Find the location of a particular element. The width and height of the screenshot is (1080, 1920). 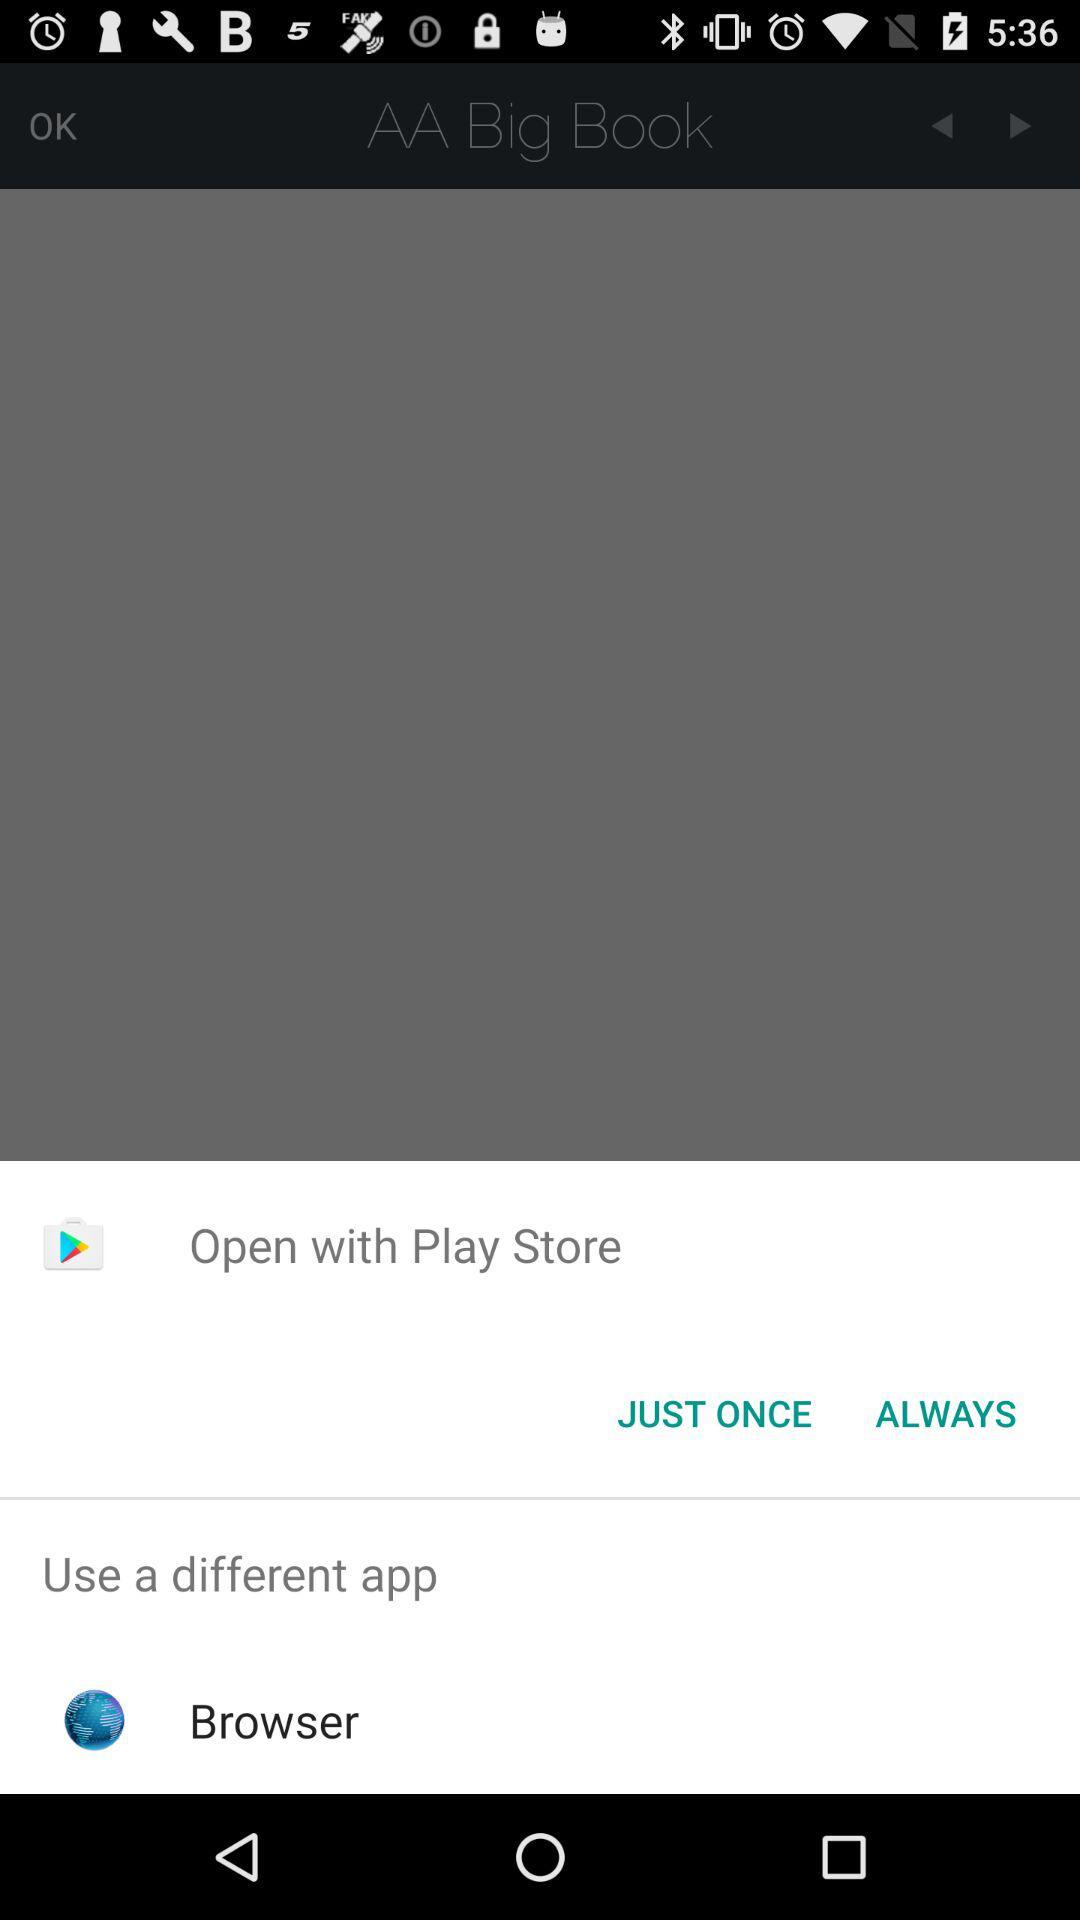

icon next to always is located at coordinates (713, 1411).